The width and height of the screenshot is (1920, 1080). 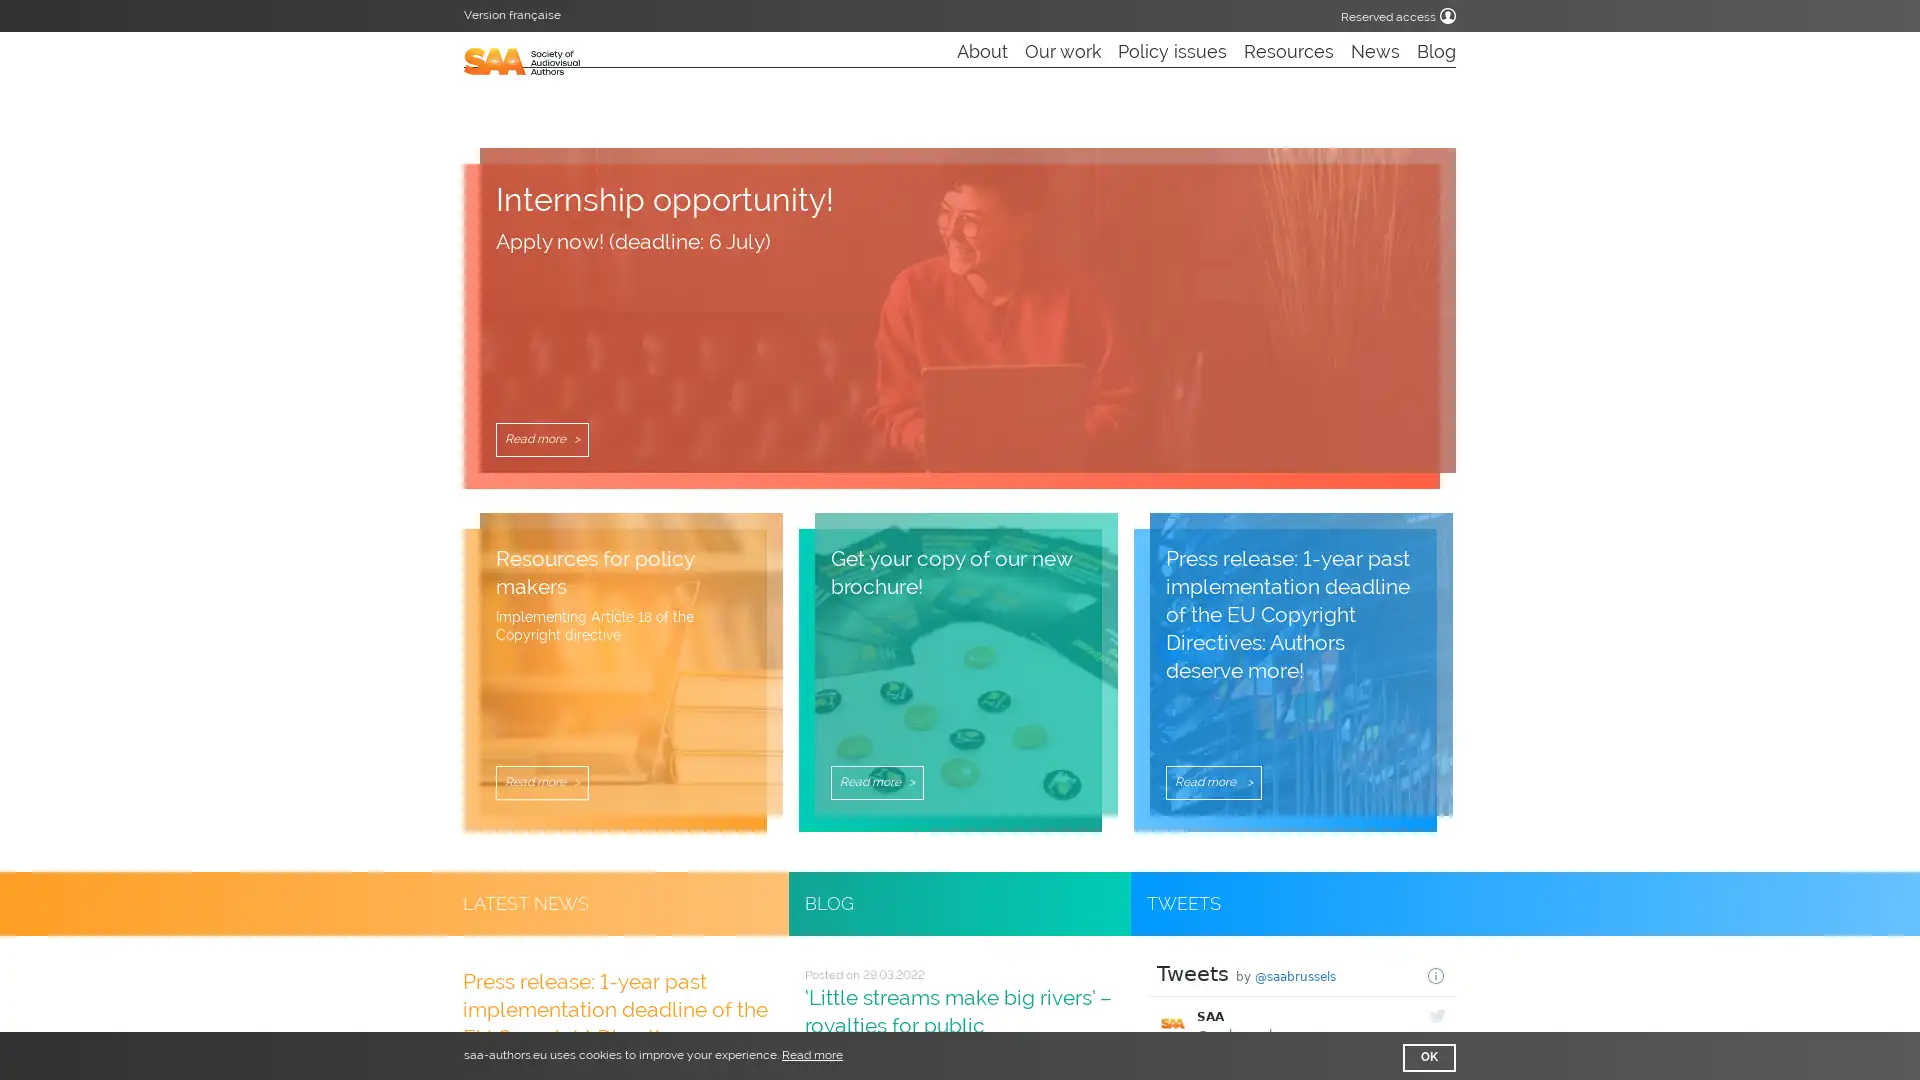 What do you see at coordinates (812, 1052) in the screenshot?
I see `learn more about cookies` at bounding box center [812, 1052].